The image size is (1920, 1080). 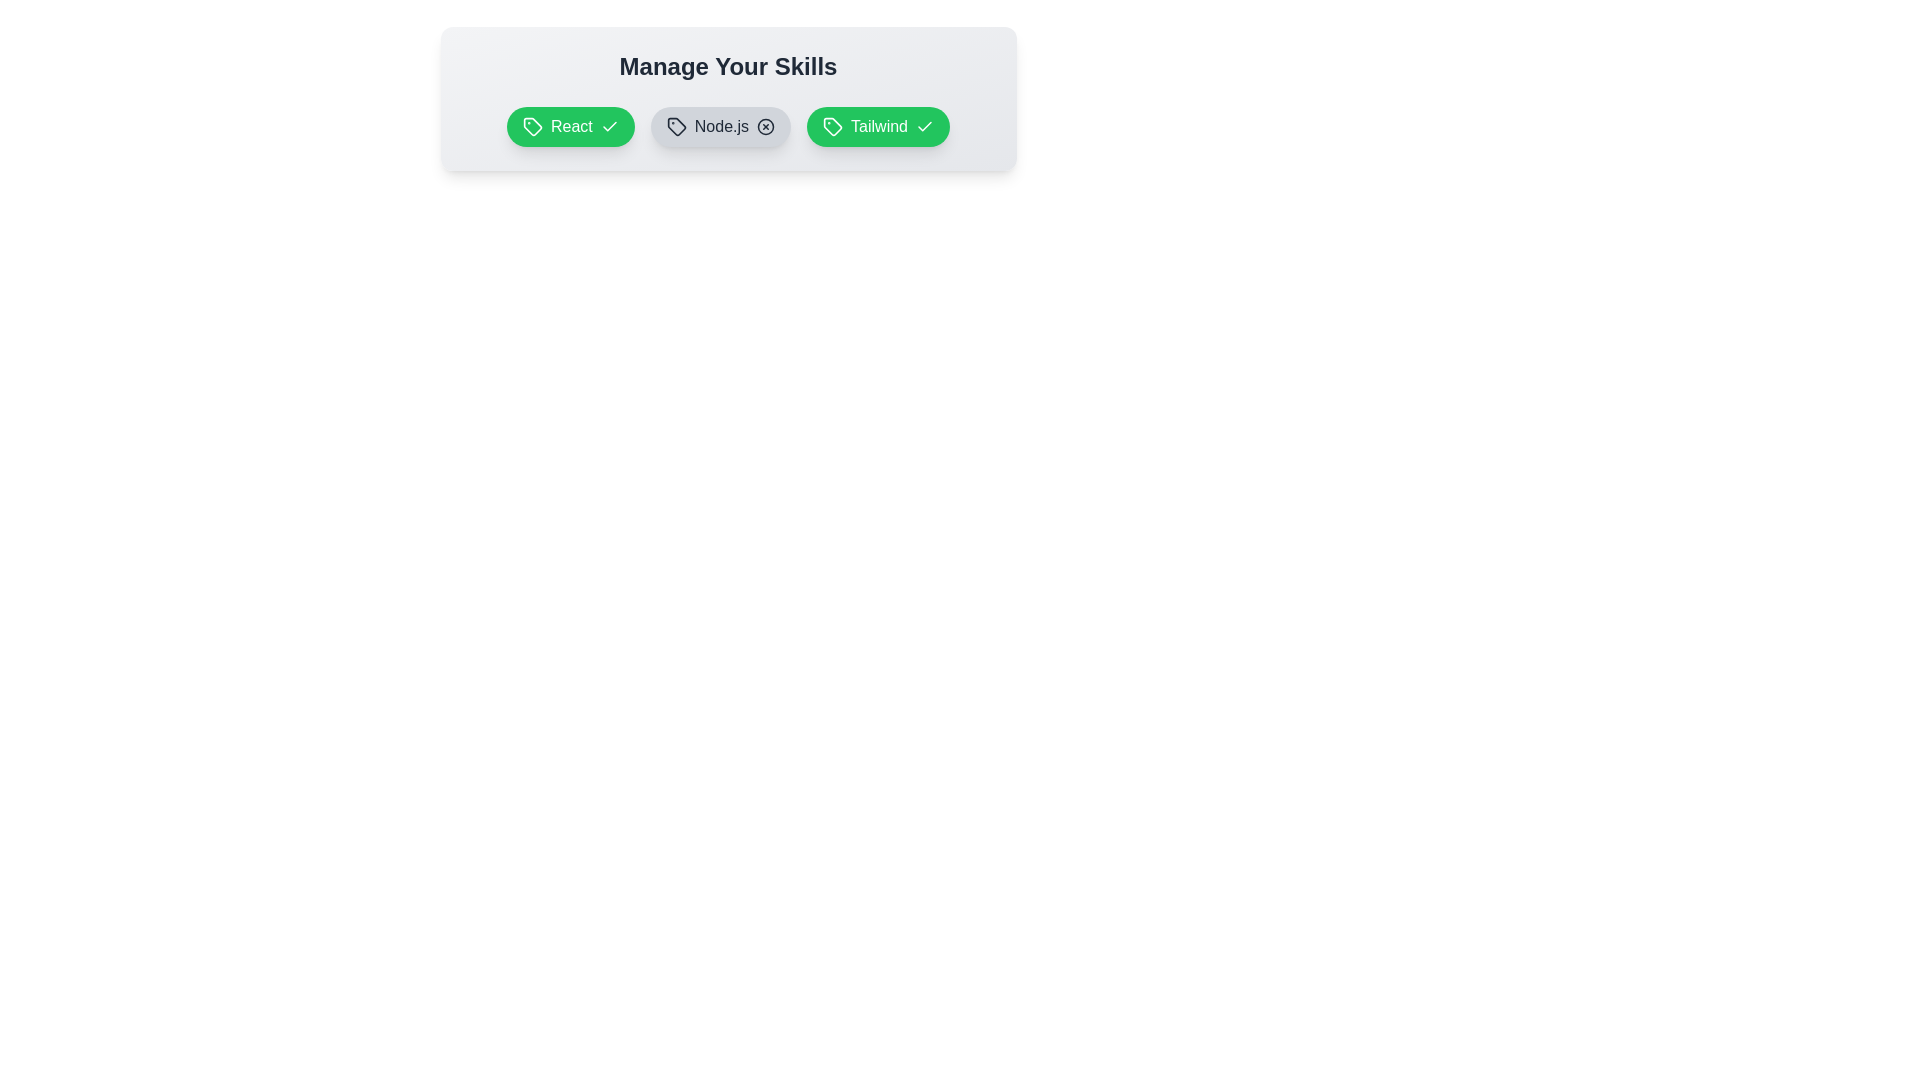 What do you see at coordinates (569, 127) in the screenshot?
I see `the skill tag for 'React' to observe the hover effect` at bounding box center [569, 127].